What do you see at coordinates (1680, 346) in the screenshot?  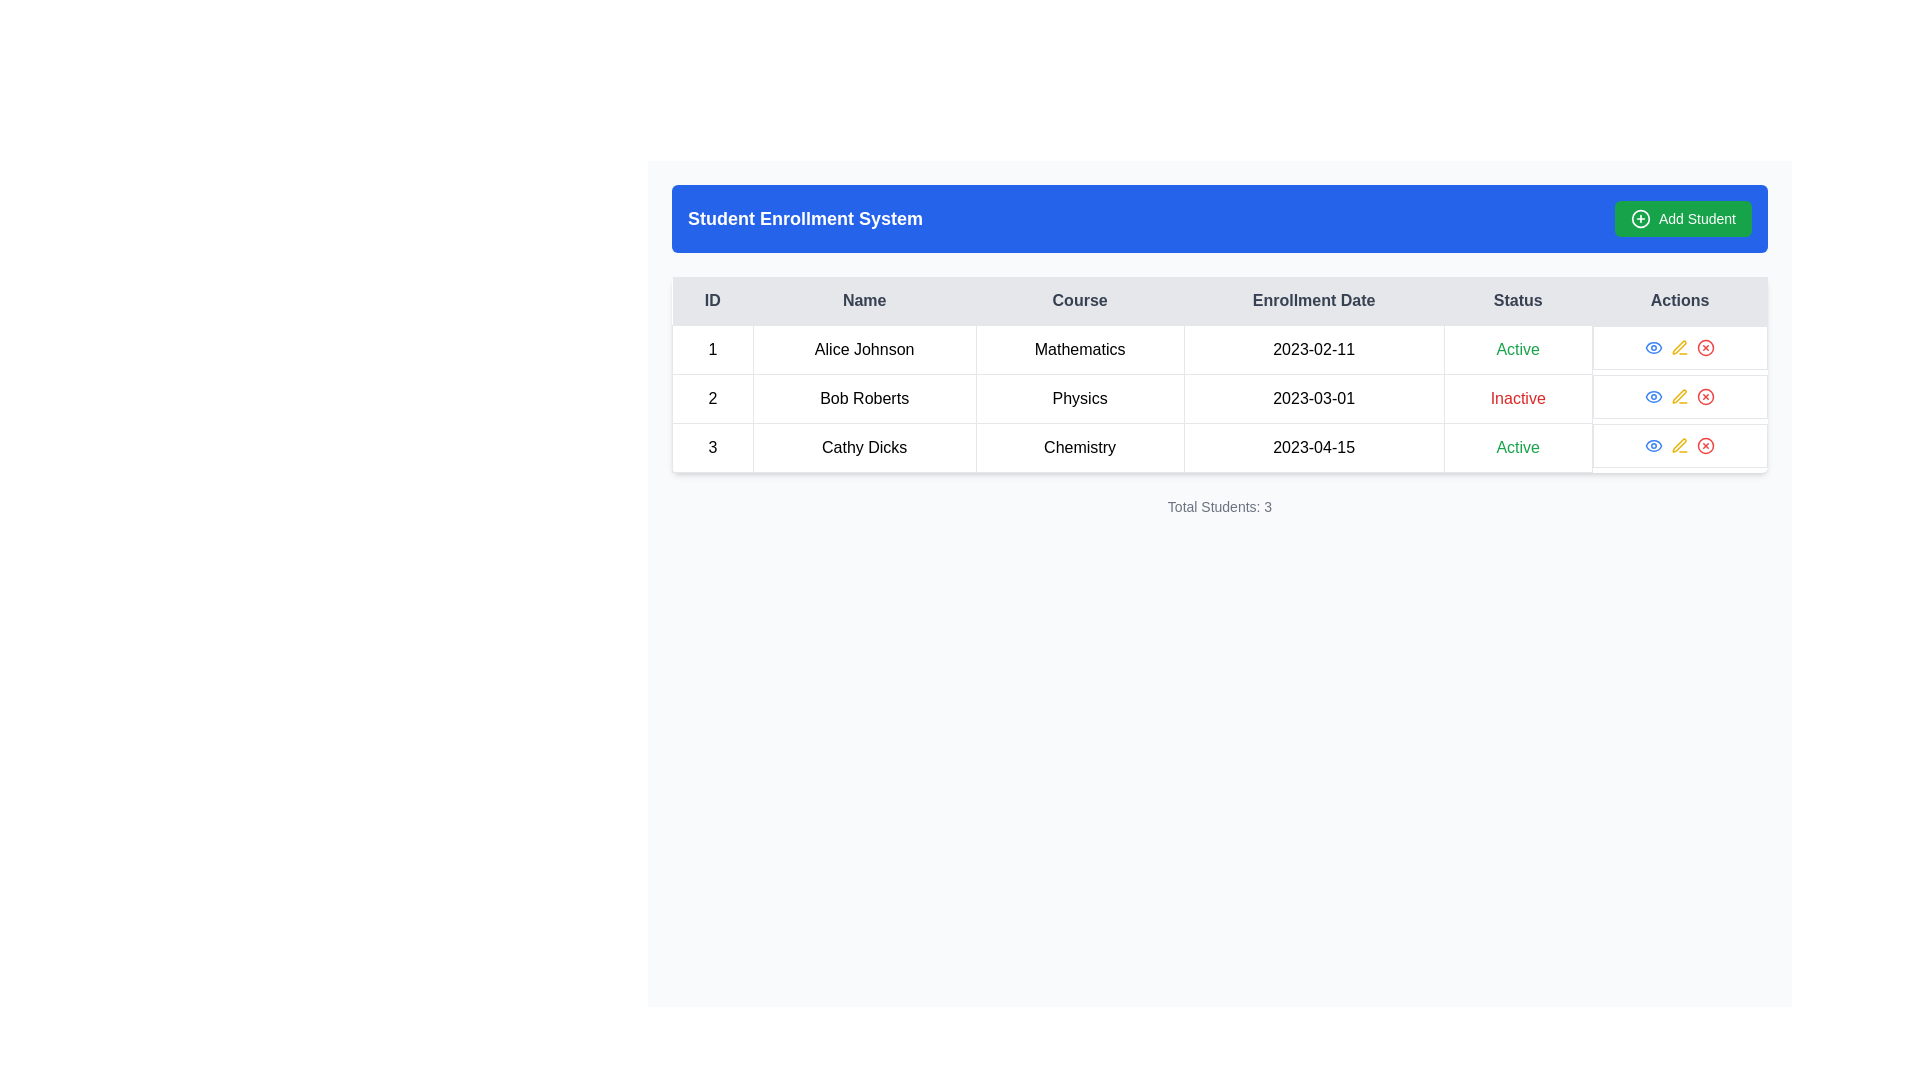 I see `the interactive icons in the Actions column for the first row of the table corresponding to 'Alice Johnson'` at bounding box center [1680, 346].